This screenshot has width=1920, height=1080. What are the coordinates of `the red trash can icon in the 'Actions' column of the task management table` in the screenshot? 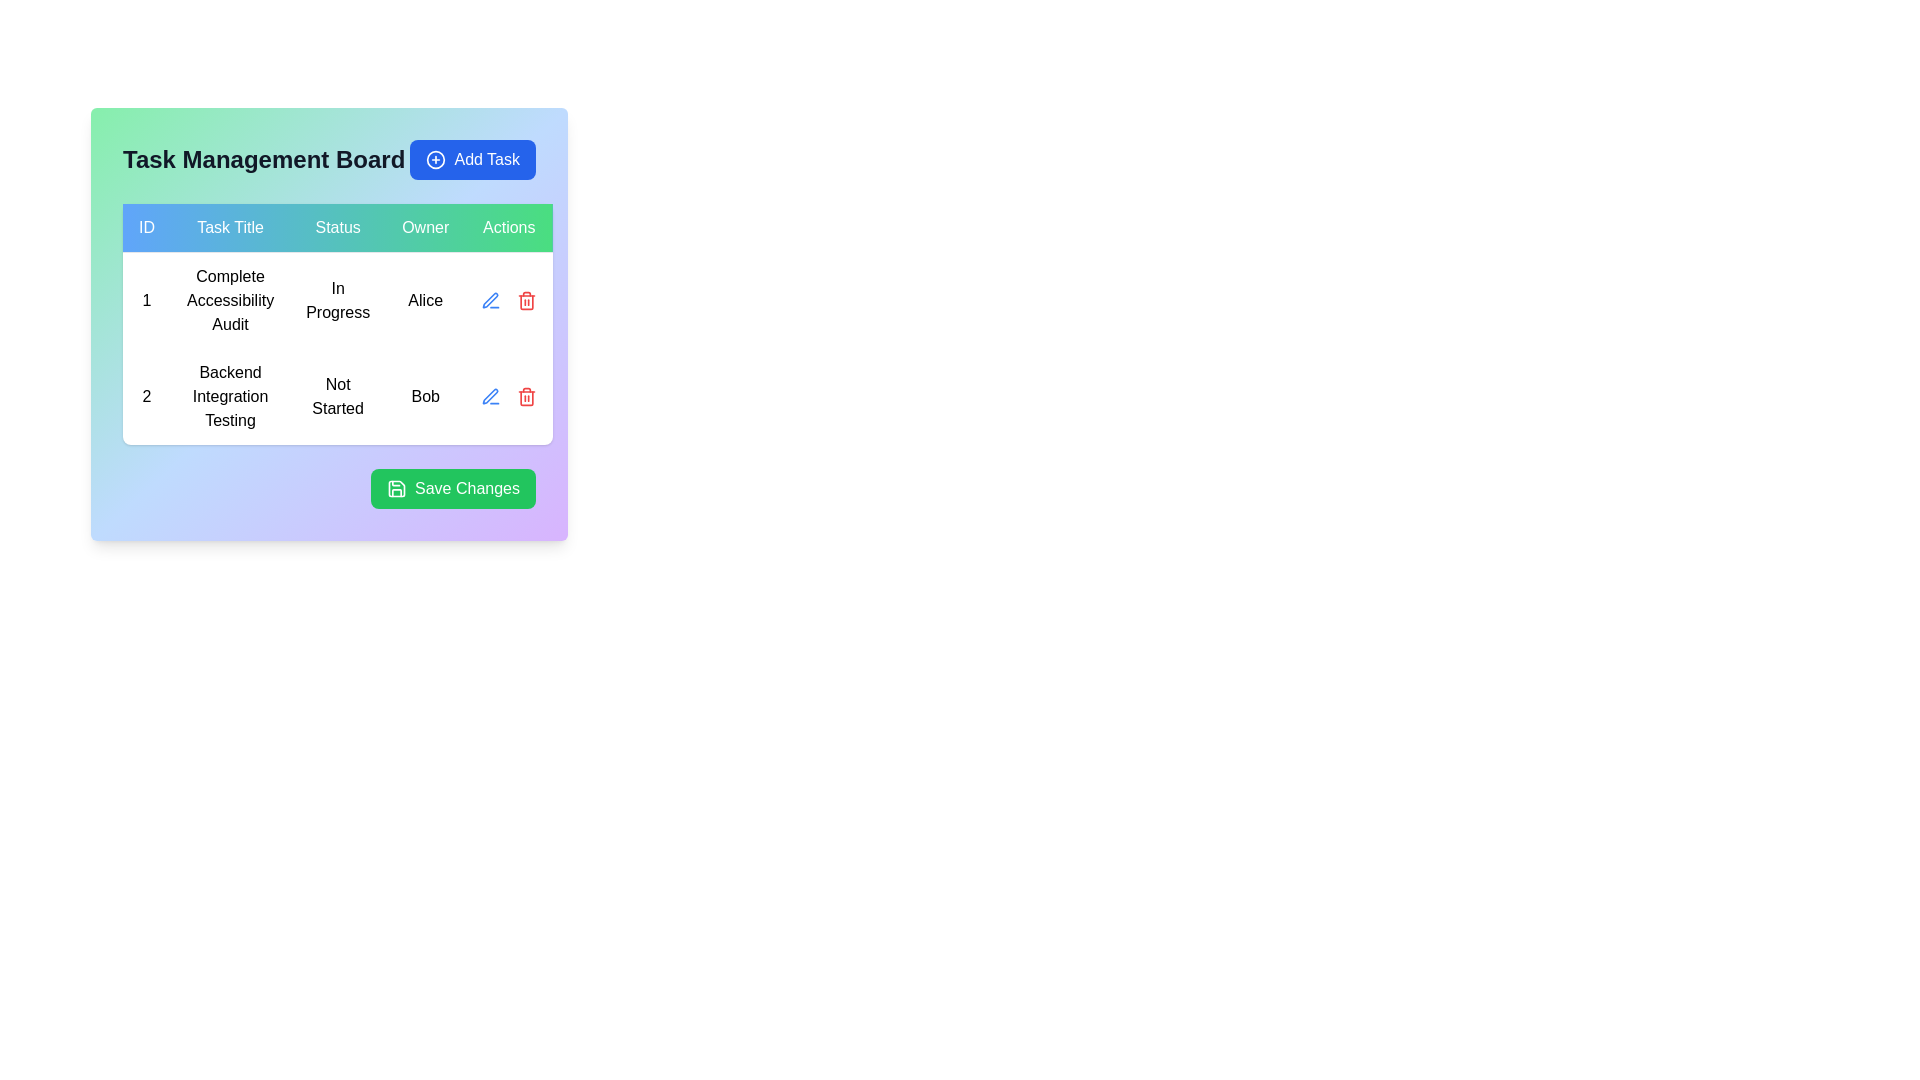 It's located at (527, 300).